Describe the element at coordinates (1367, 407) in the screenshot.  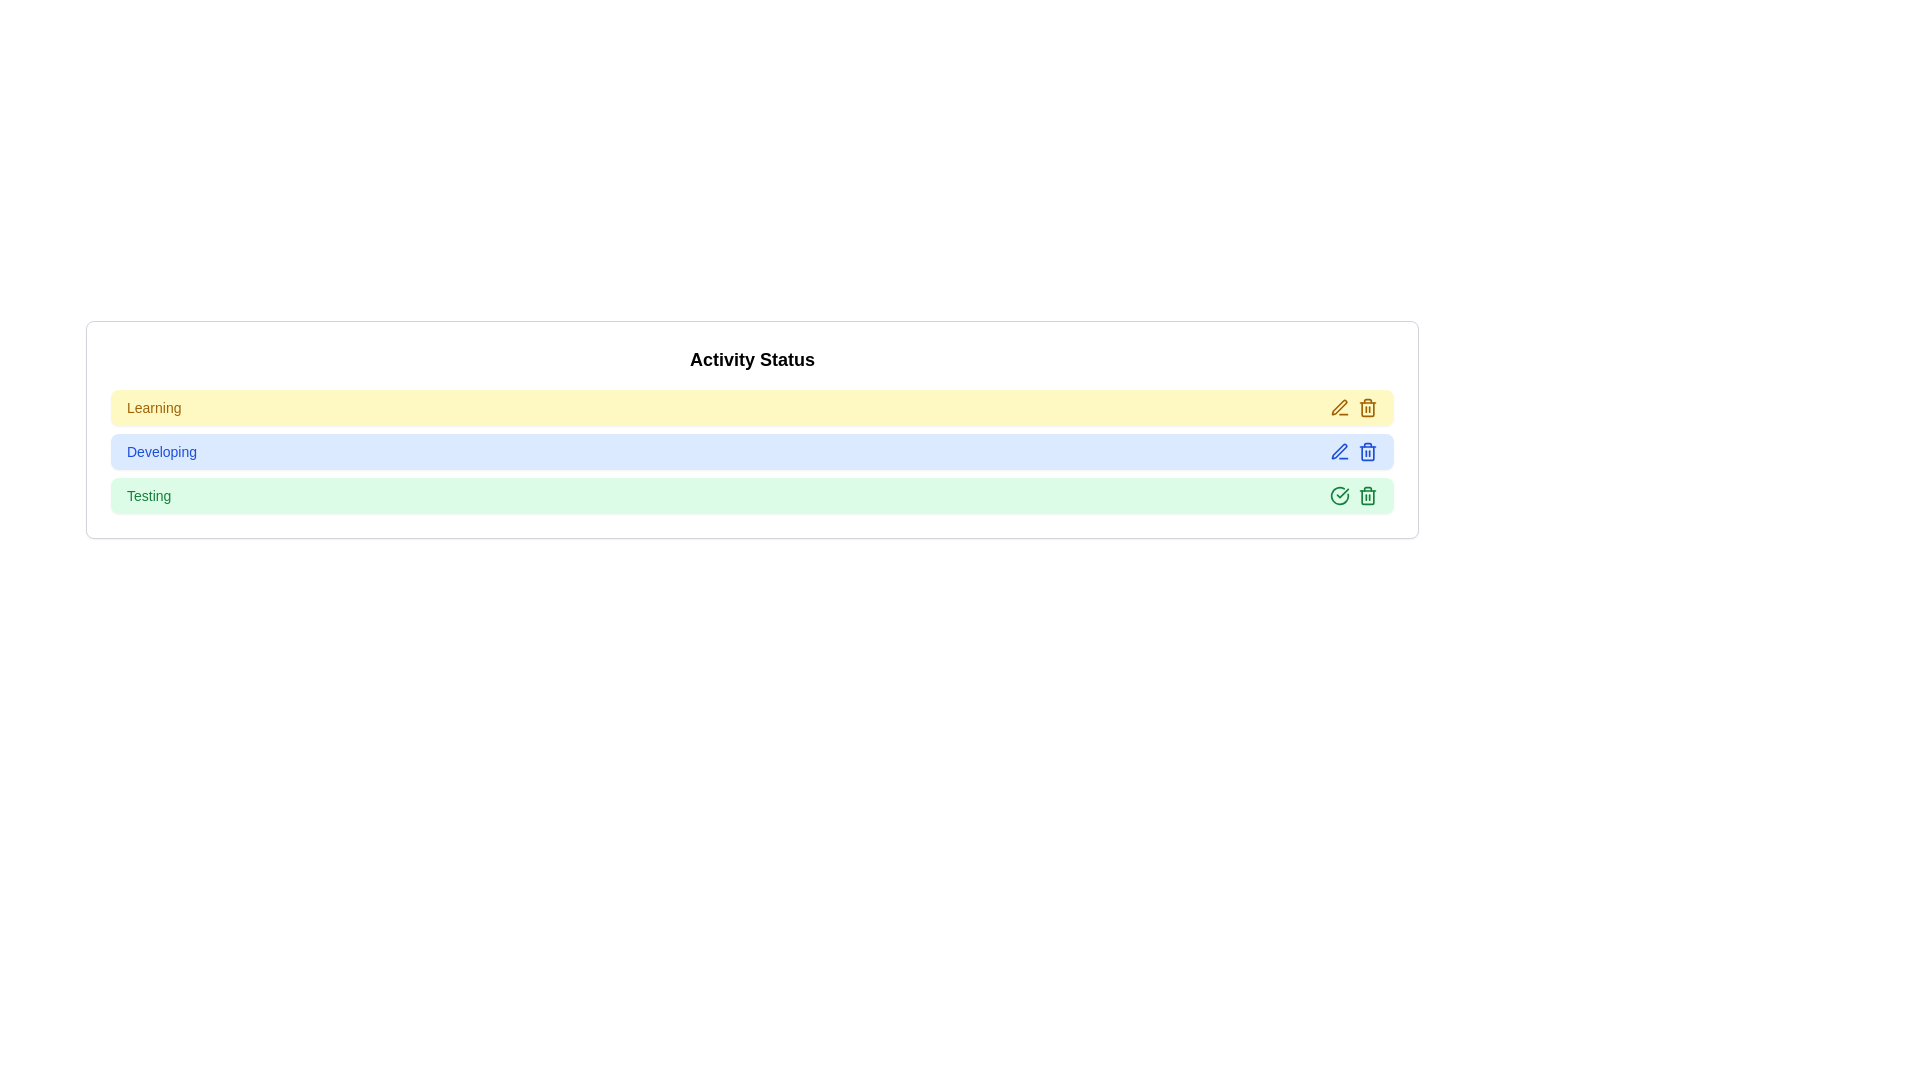
I see `trash icon for the item labeled 'Learning' to delete it` at that location.